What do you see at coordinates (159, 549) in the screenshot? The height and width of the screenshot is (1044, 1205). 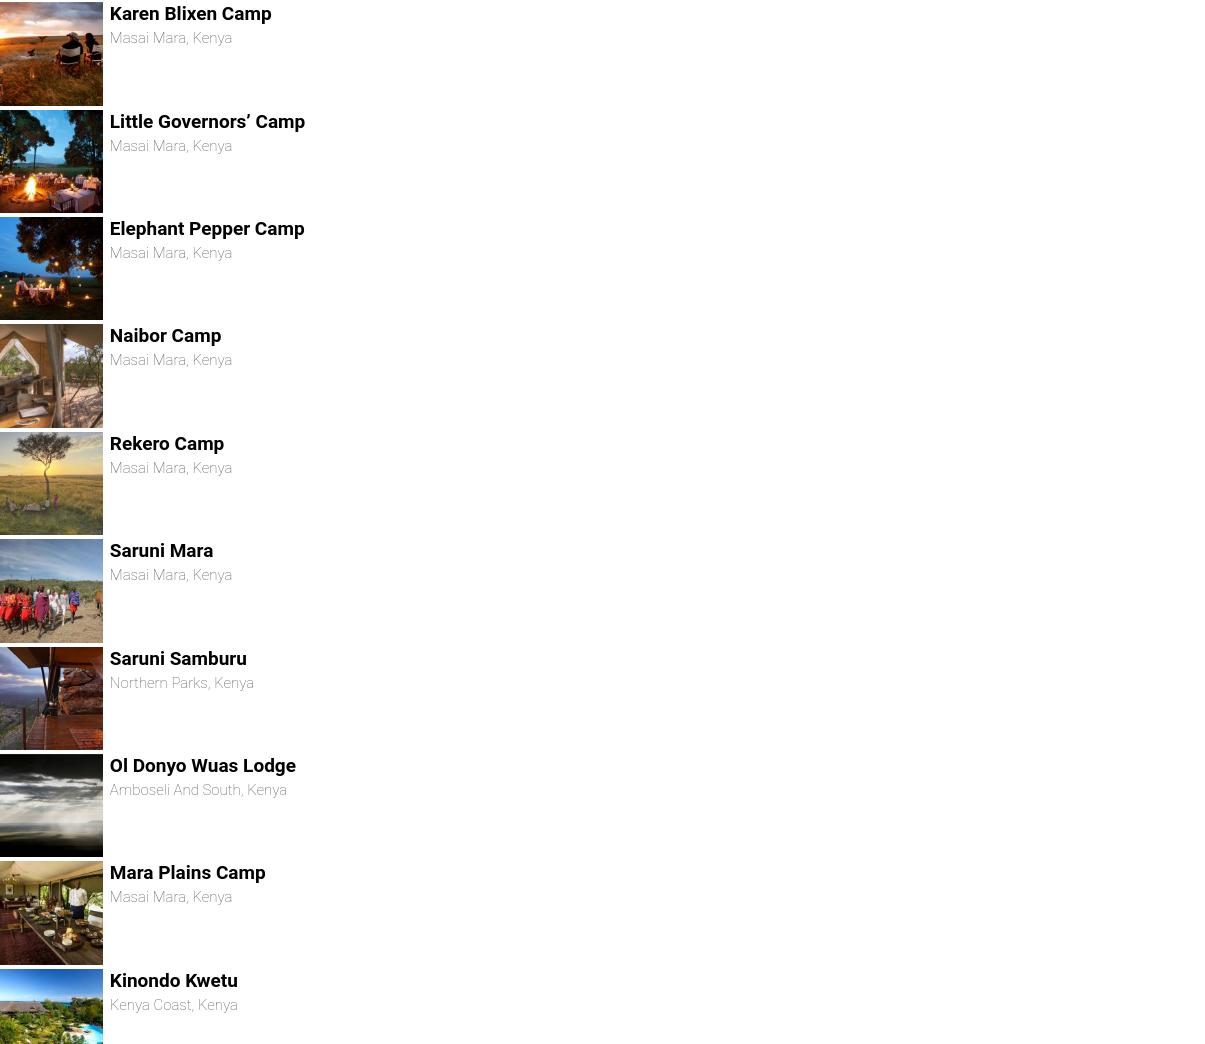 I see `'Saruni Mara'` at bounding box center [159, 549].